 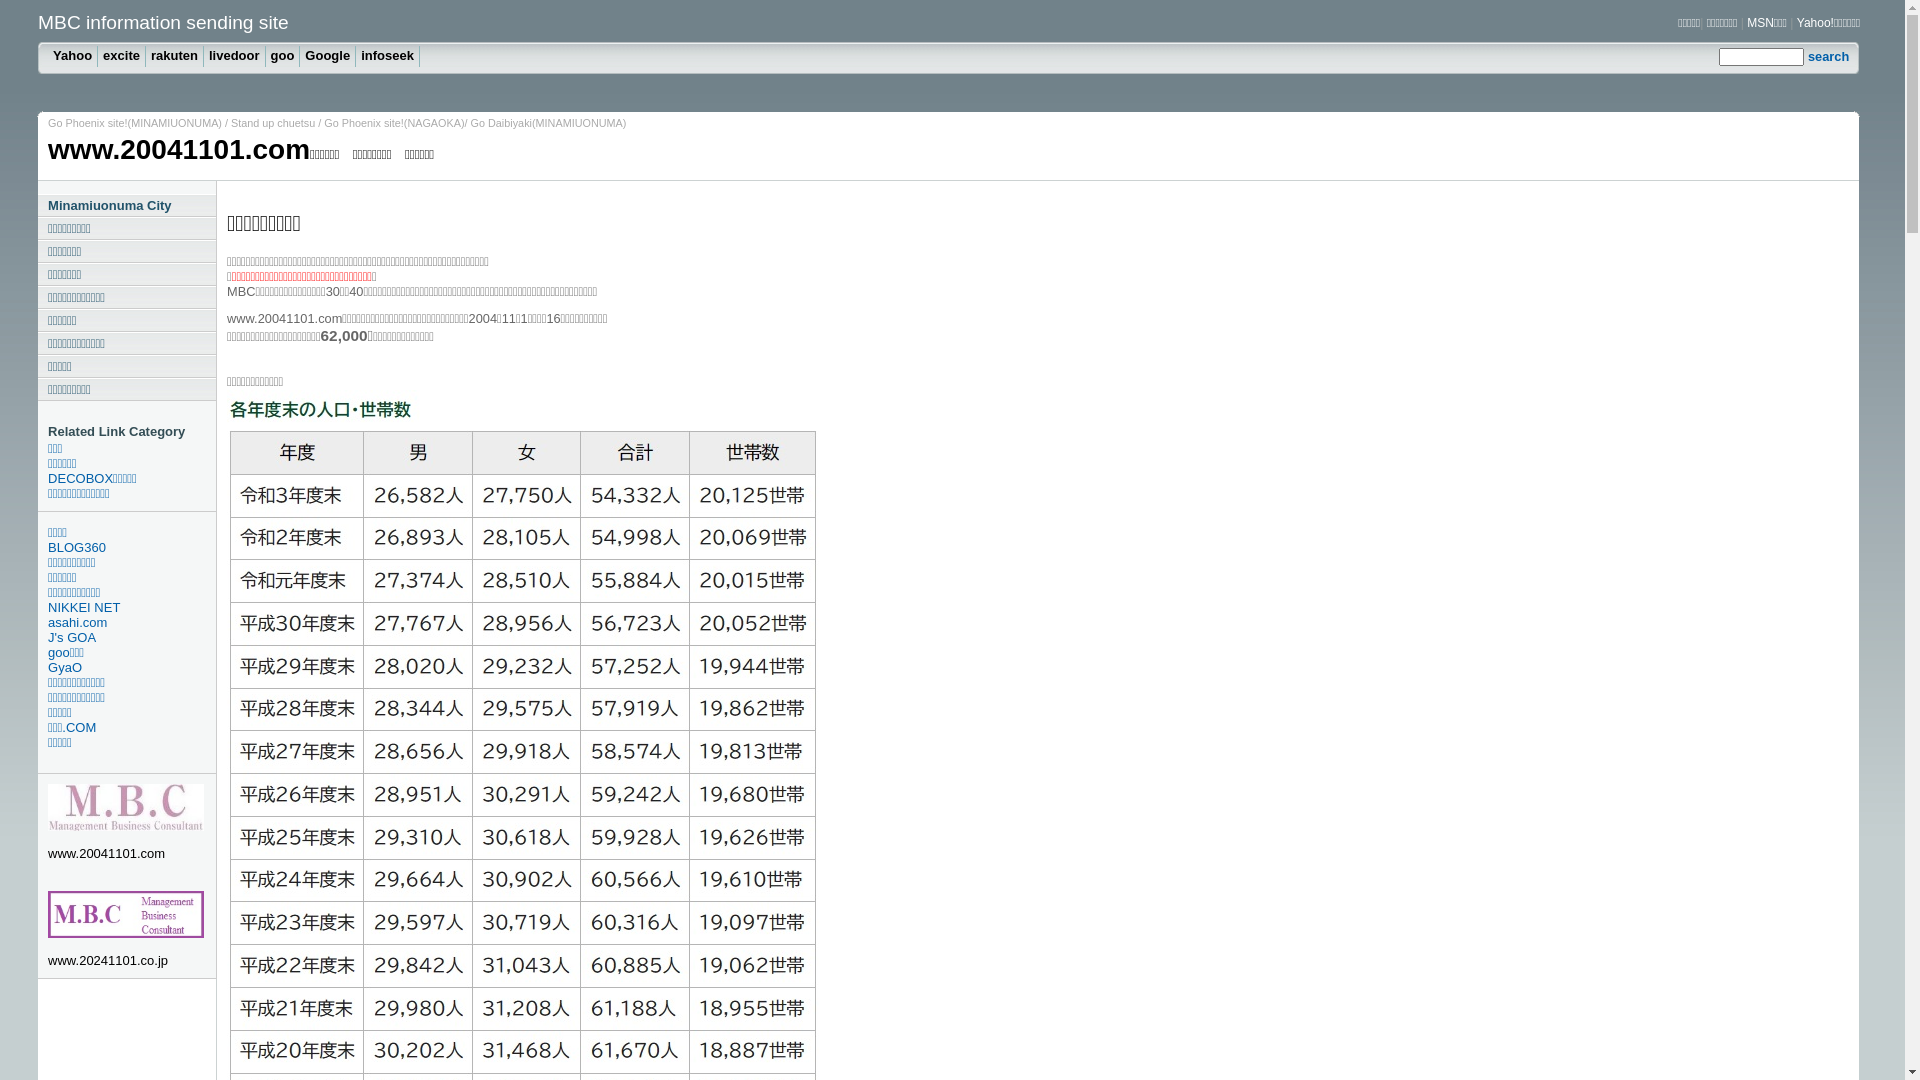 I want to click on 'Minamiuonuma City', so click(x=125, y=205).